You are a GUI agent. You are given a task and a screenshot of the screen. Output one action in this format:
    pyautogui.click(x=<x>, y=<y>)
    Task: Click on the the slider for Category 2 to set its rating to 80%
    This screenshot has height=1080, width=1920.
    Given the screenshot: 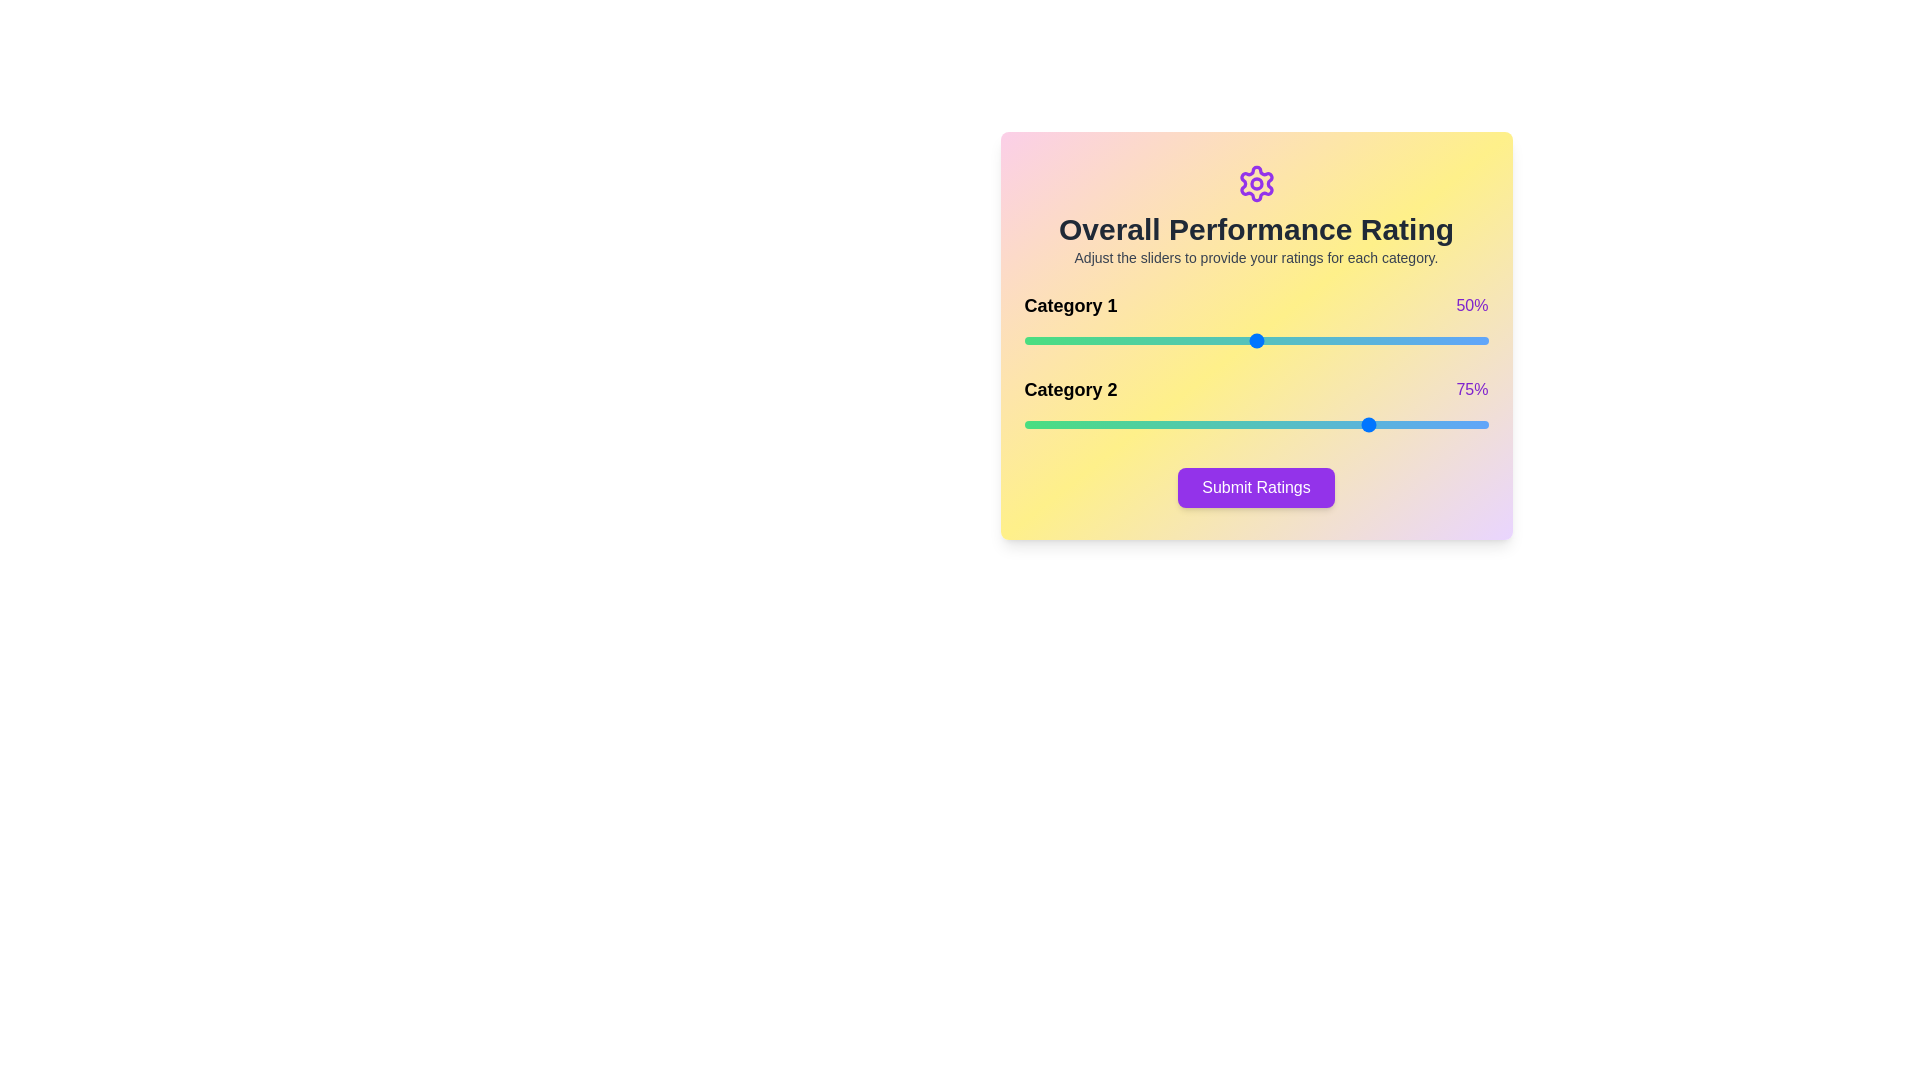 What is the action you would take?
    pyautogui.click(x=1394, y=423)
    